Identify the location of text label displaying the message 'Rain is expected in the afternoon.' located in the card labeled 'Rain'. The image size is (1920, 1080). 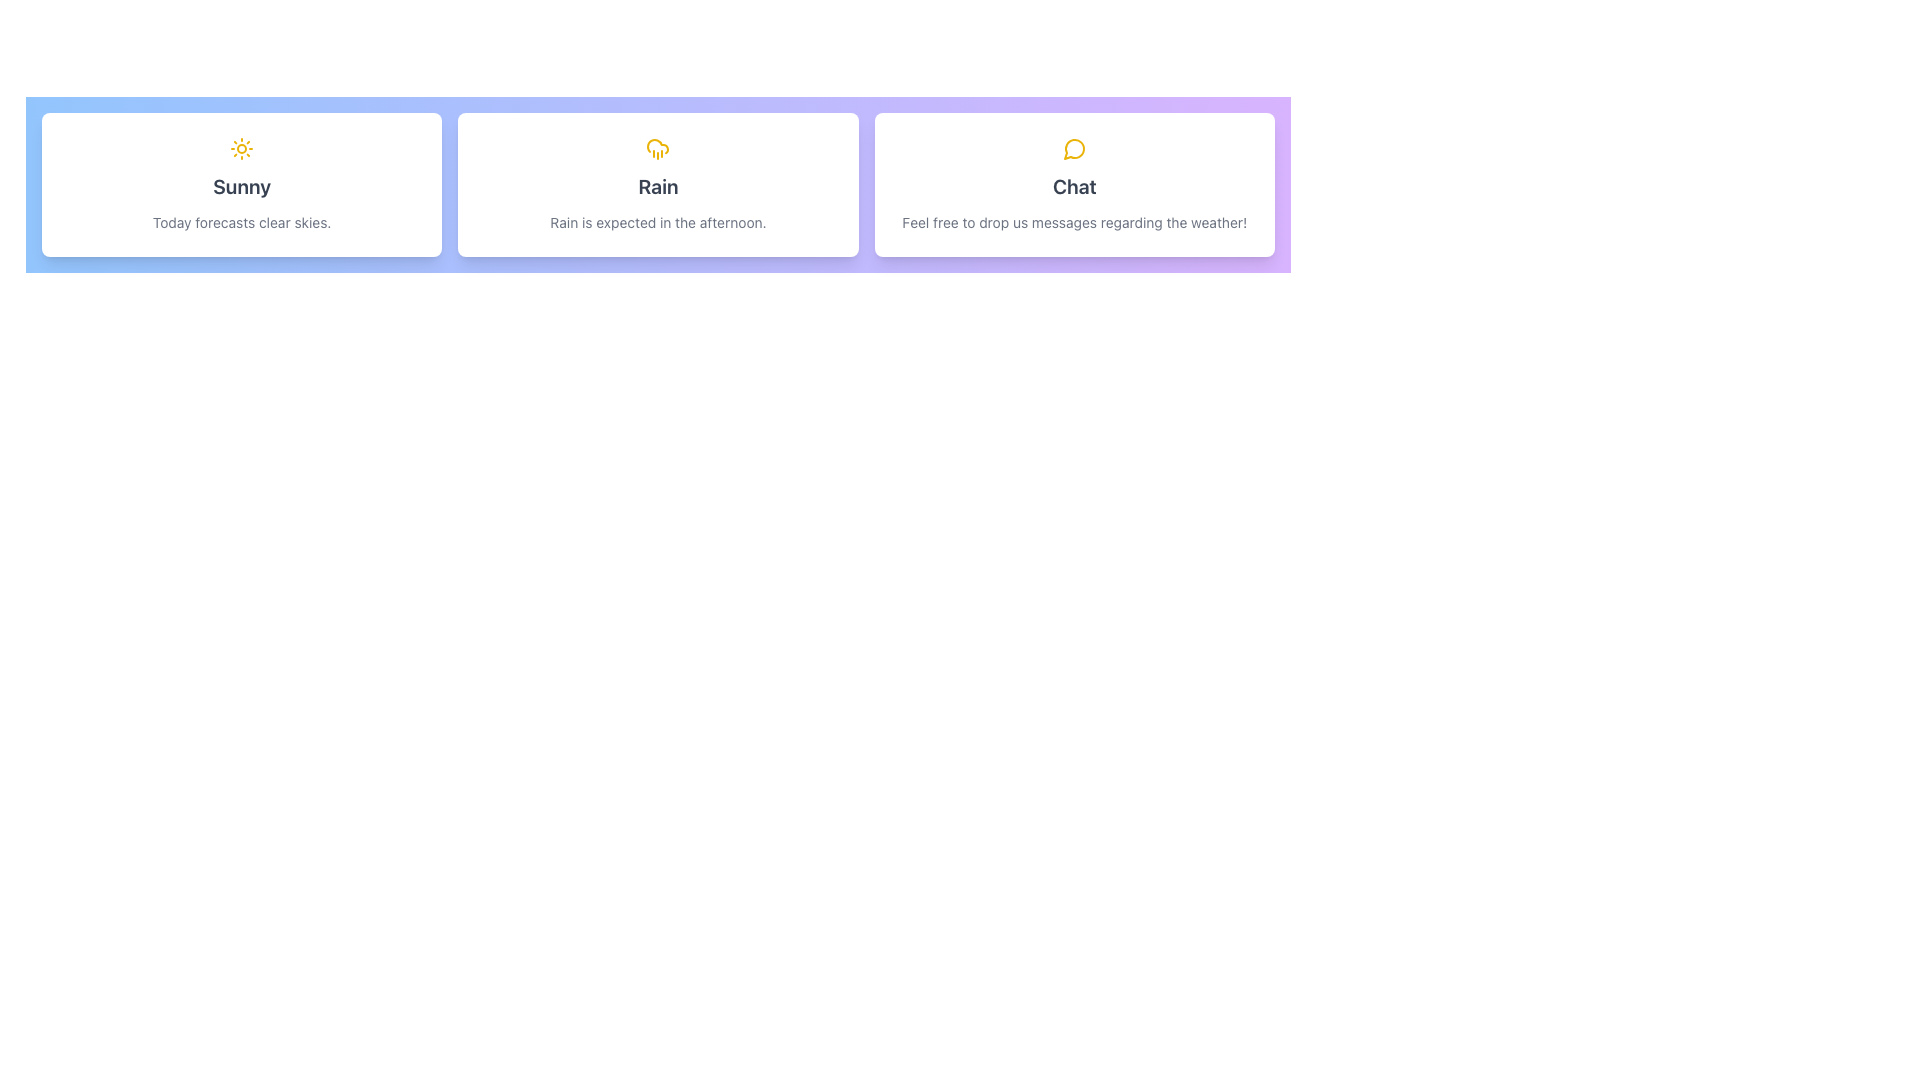
(658, 223).